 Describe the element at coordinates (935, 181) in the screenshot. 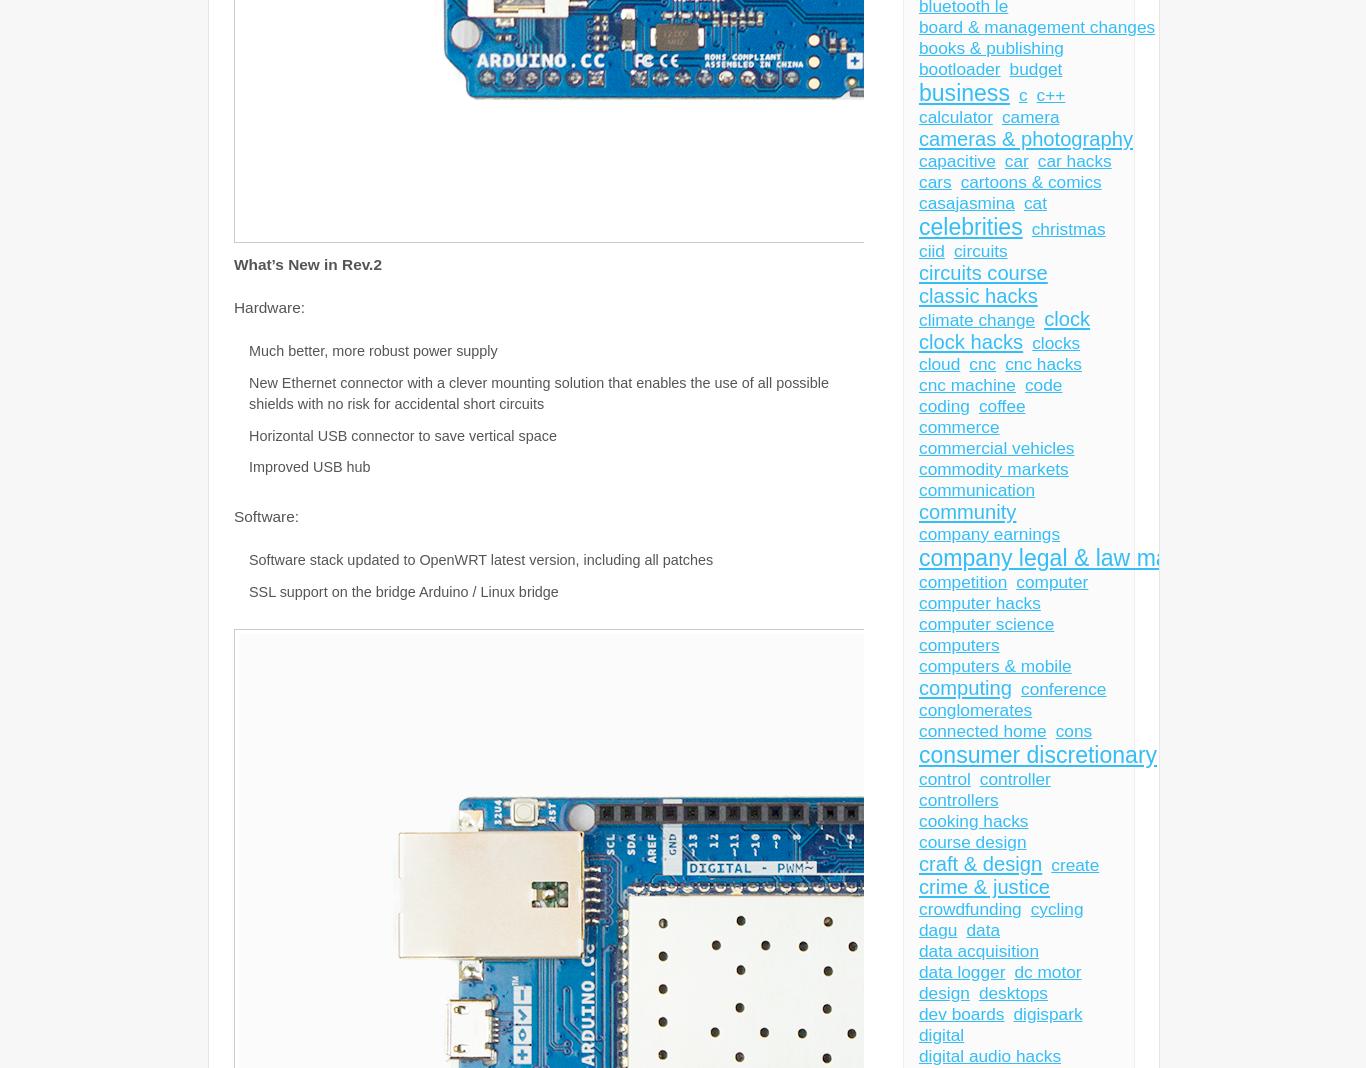

I see `'cars'` at that location.